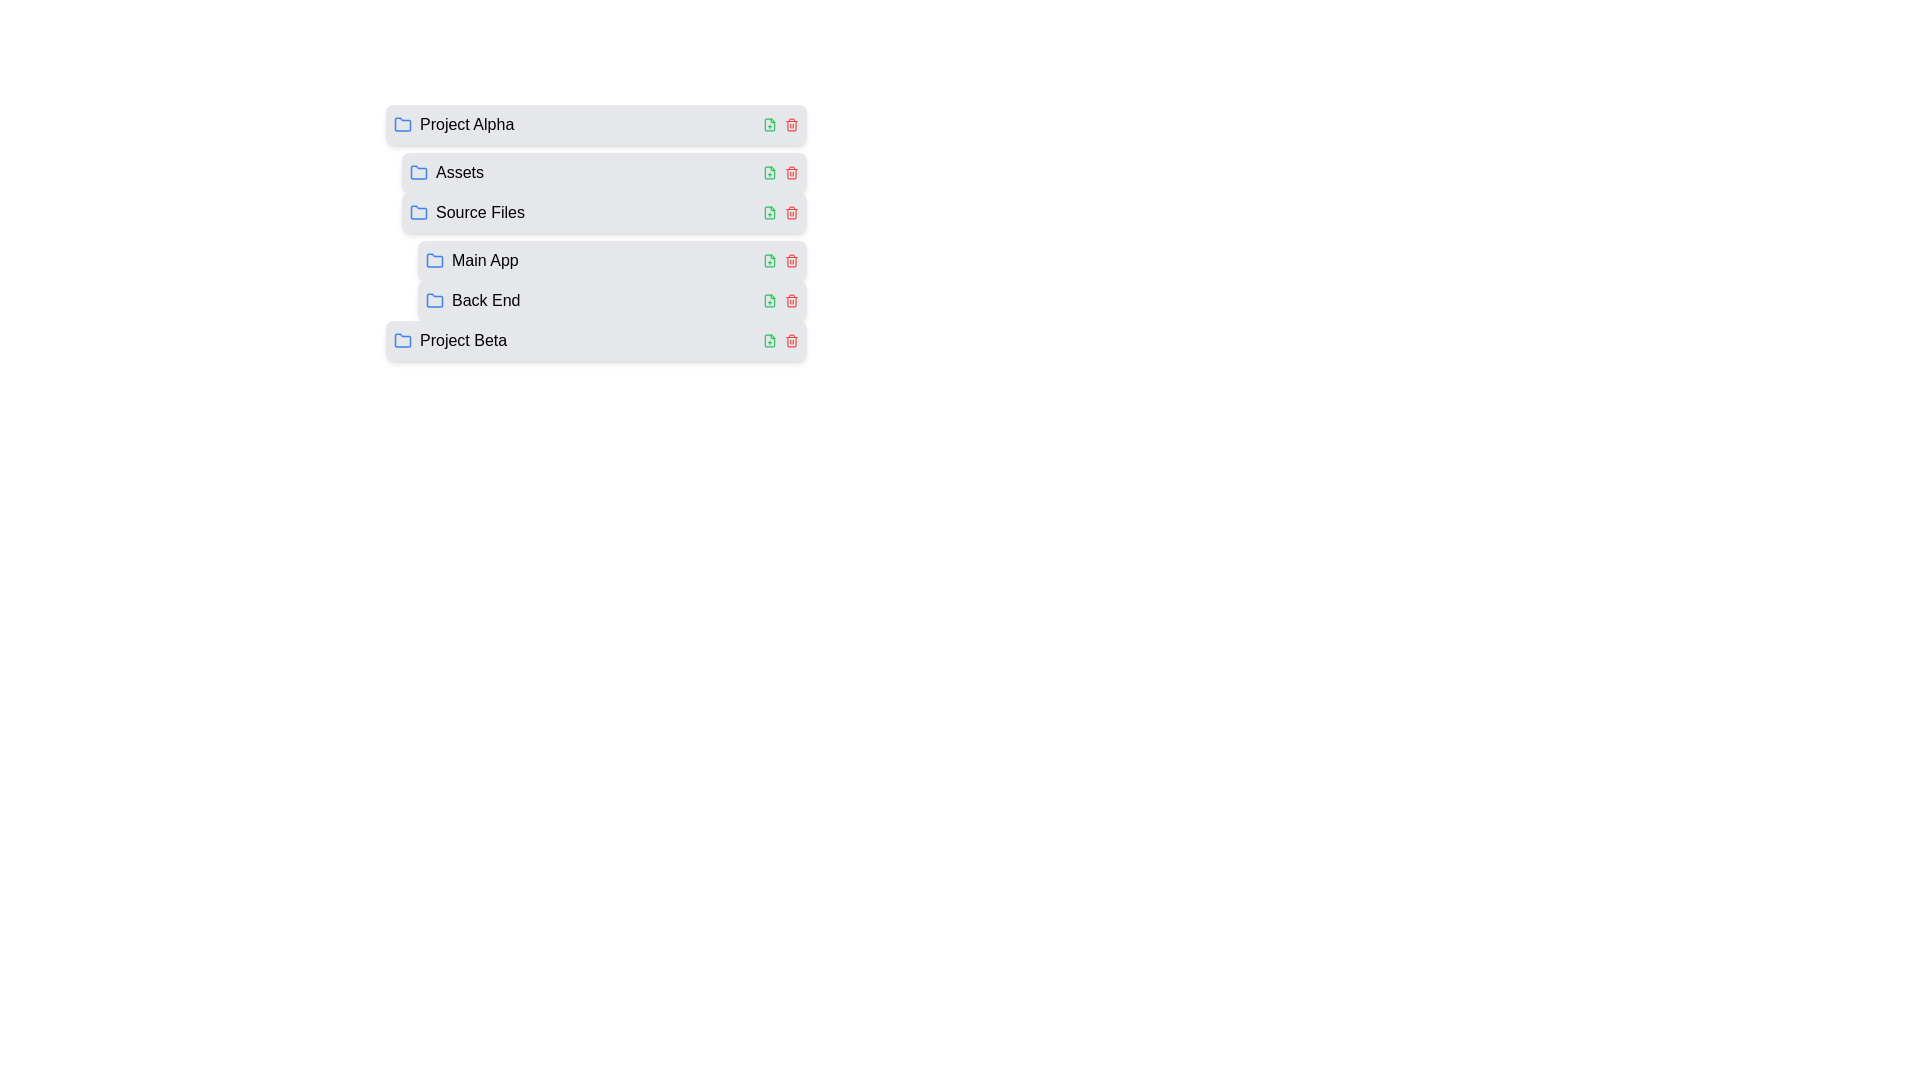 Image resolution: width=1920 pixels, height=1080 pixels. I want to click on the folder icon with a blue outline representing 'Project Beta', so click(402, 338).